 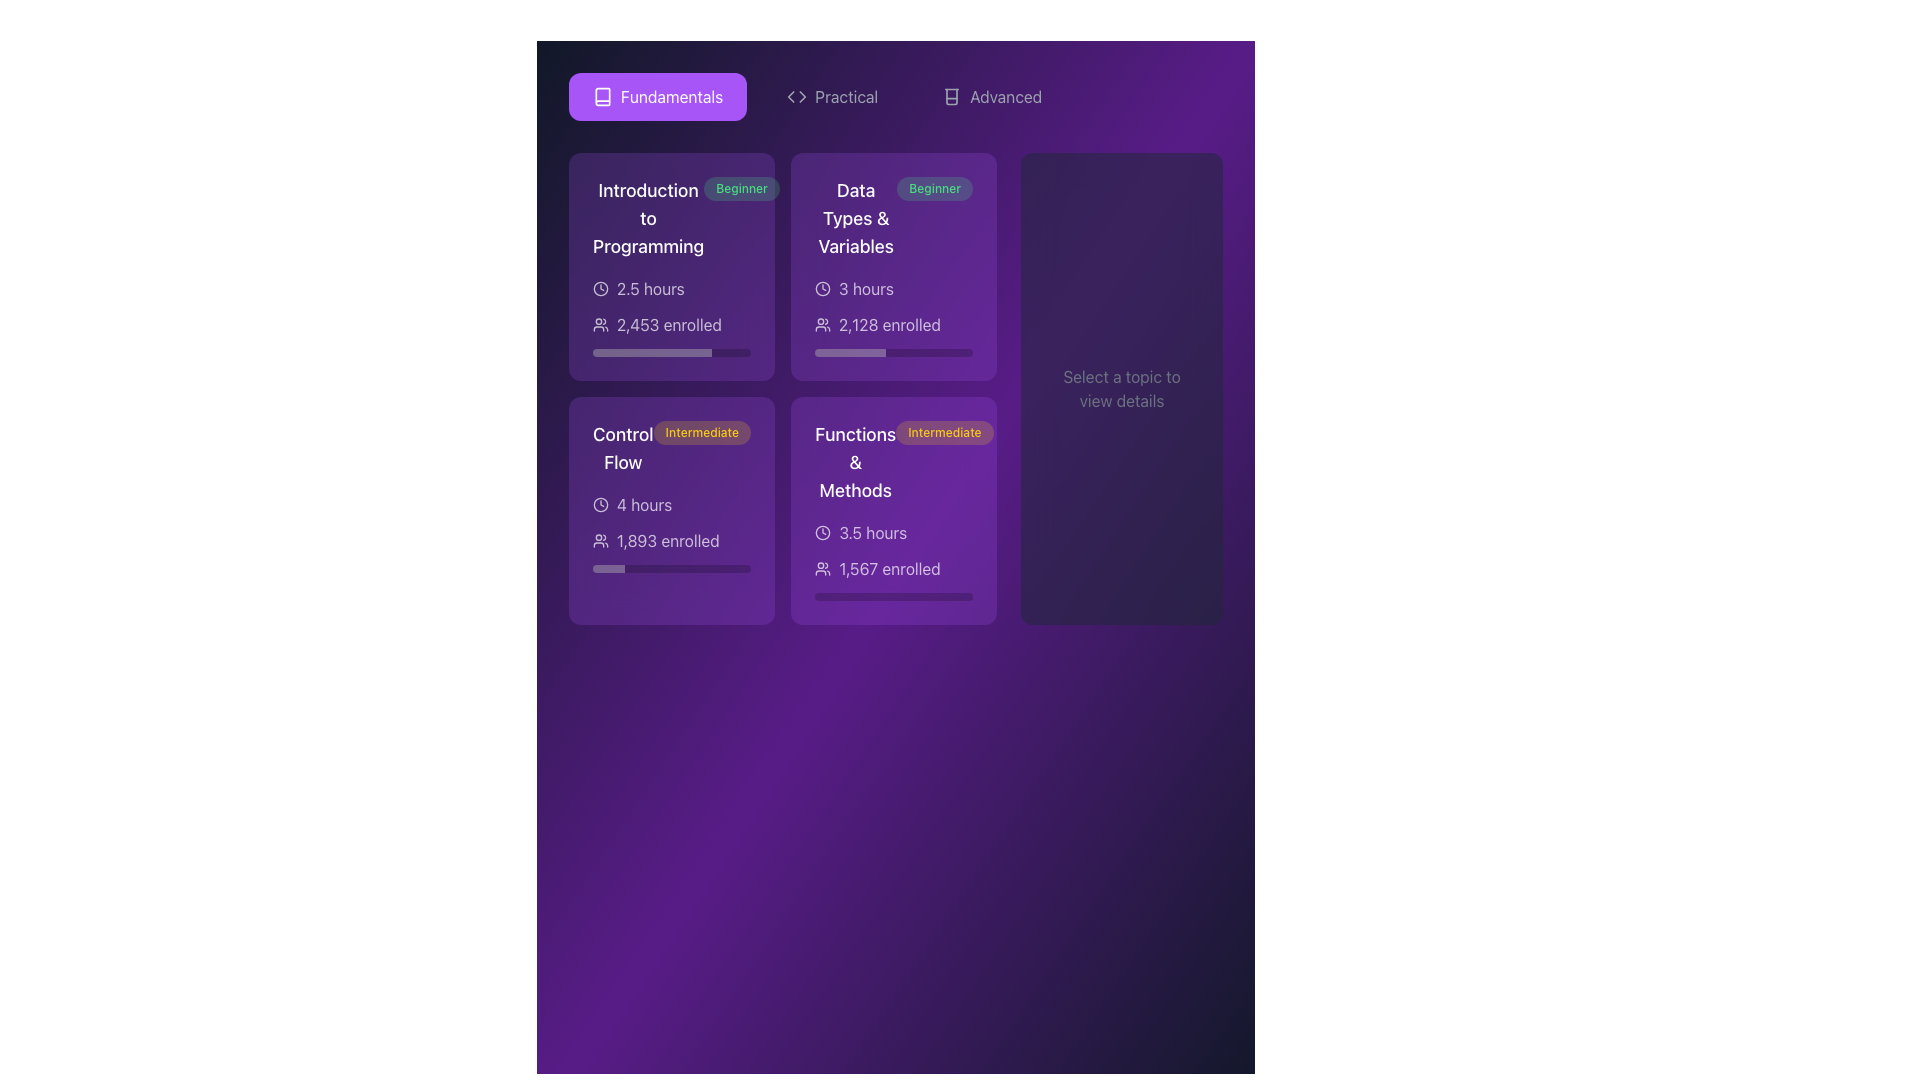 What do you see at coordinates (892, 569) in the screenshot?
I see `the labeled information element displaying '1,567 enrolled' with an icon representing users, located in the second row of the 'Functions & Methods' card` at bounding box center [892, 569].